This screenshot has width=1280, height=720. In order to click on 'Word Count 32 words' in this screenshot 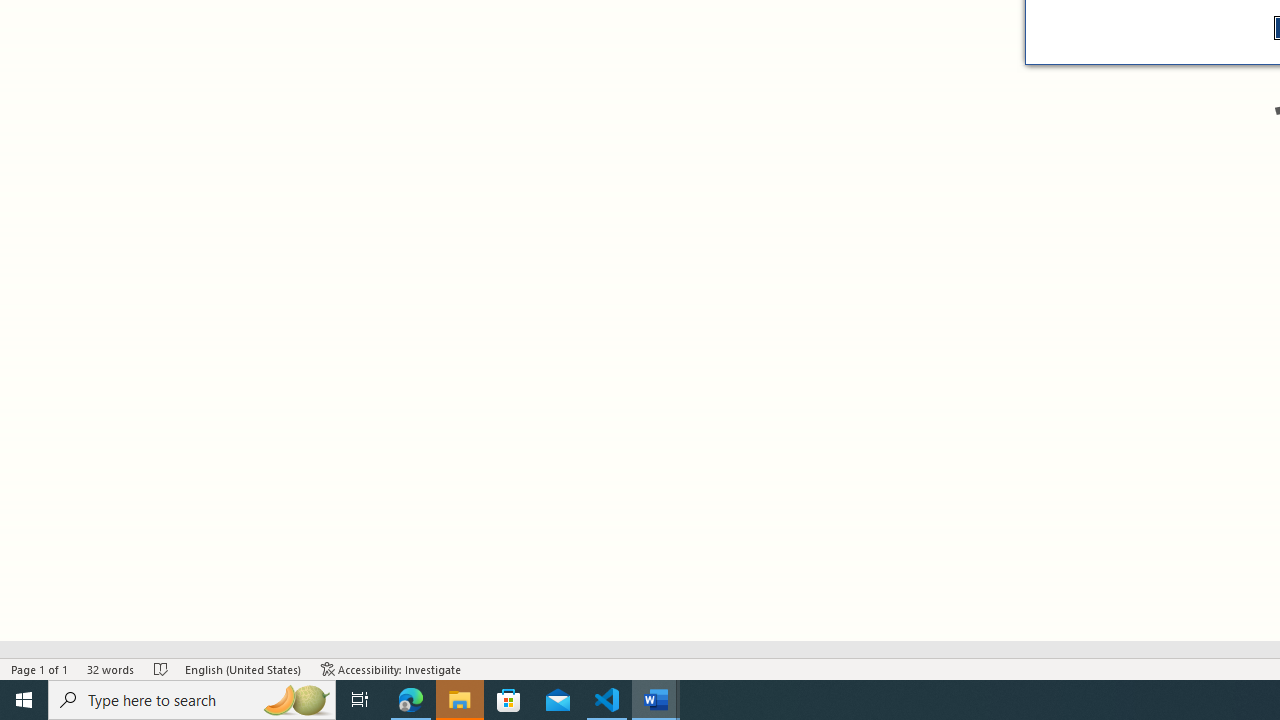, I will do `click(110, 669)`.